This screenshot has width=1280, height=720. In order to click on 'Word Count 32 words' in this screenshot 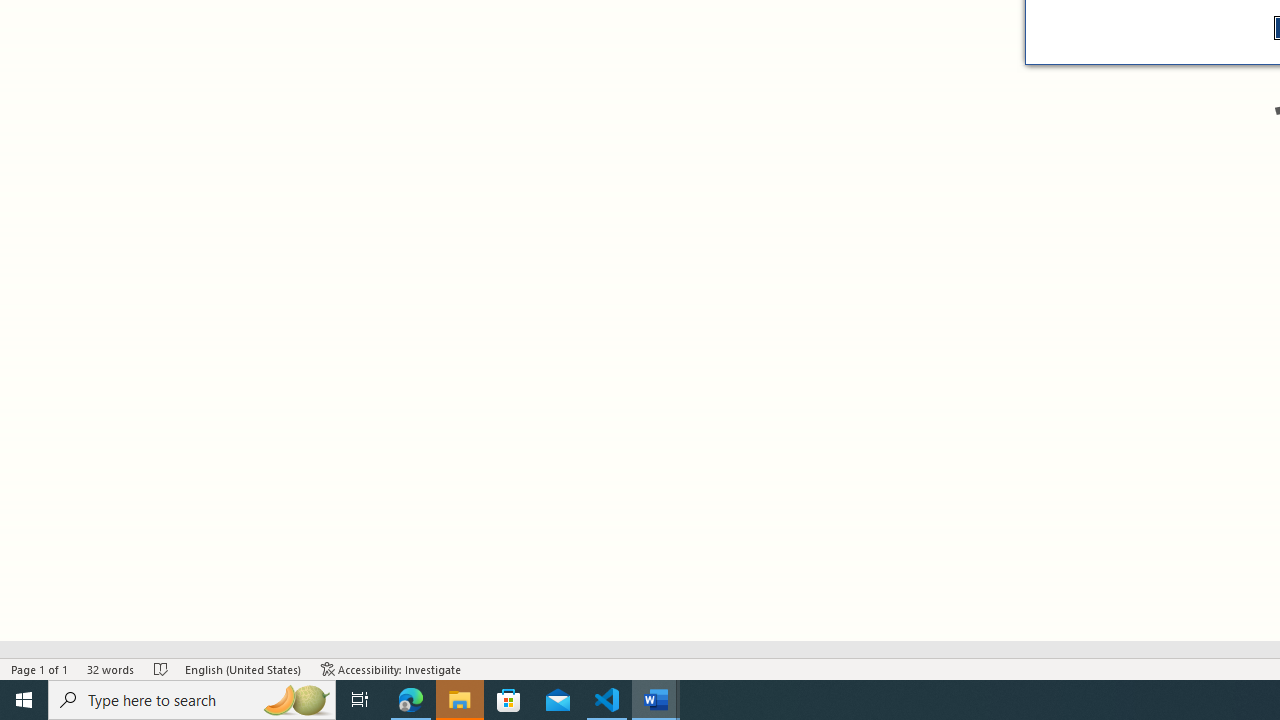, I will do `click(110, 669)`.